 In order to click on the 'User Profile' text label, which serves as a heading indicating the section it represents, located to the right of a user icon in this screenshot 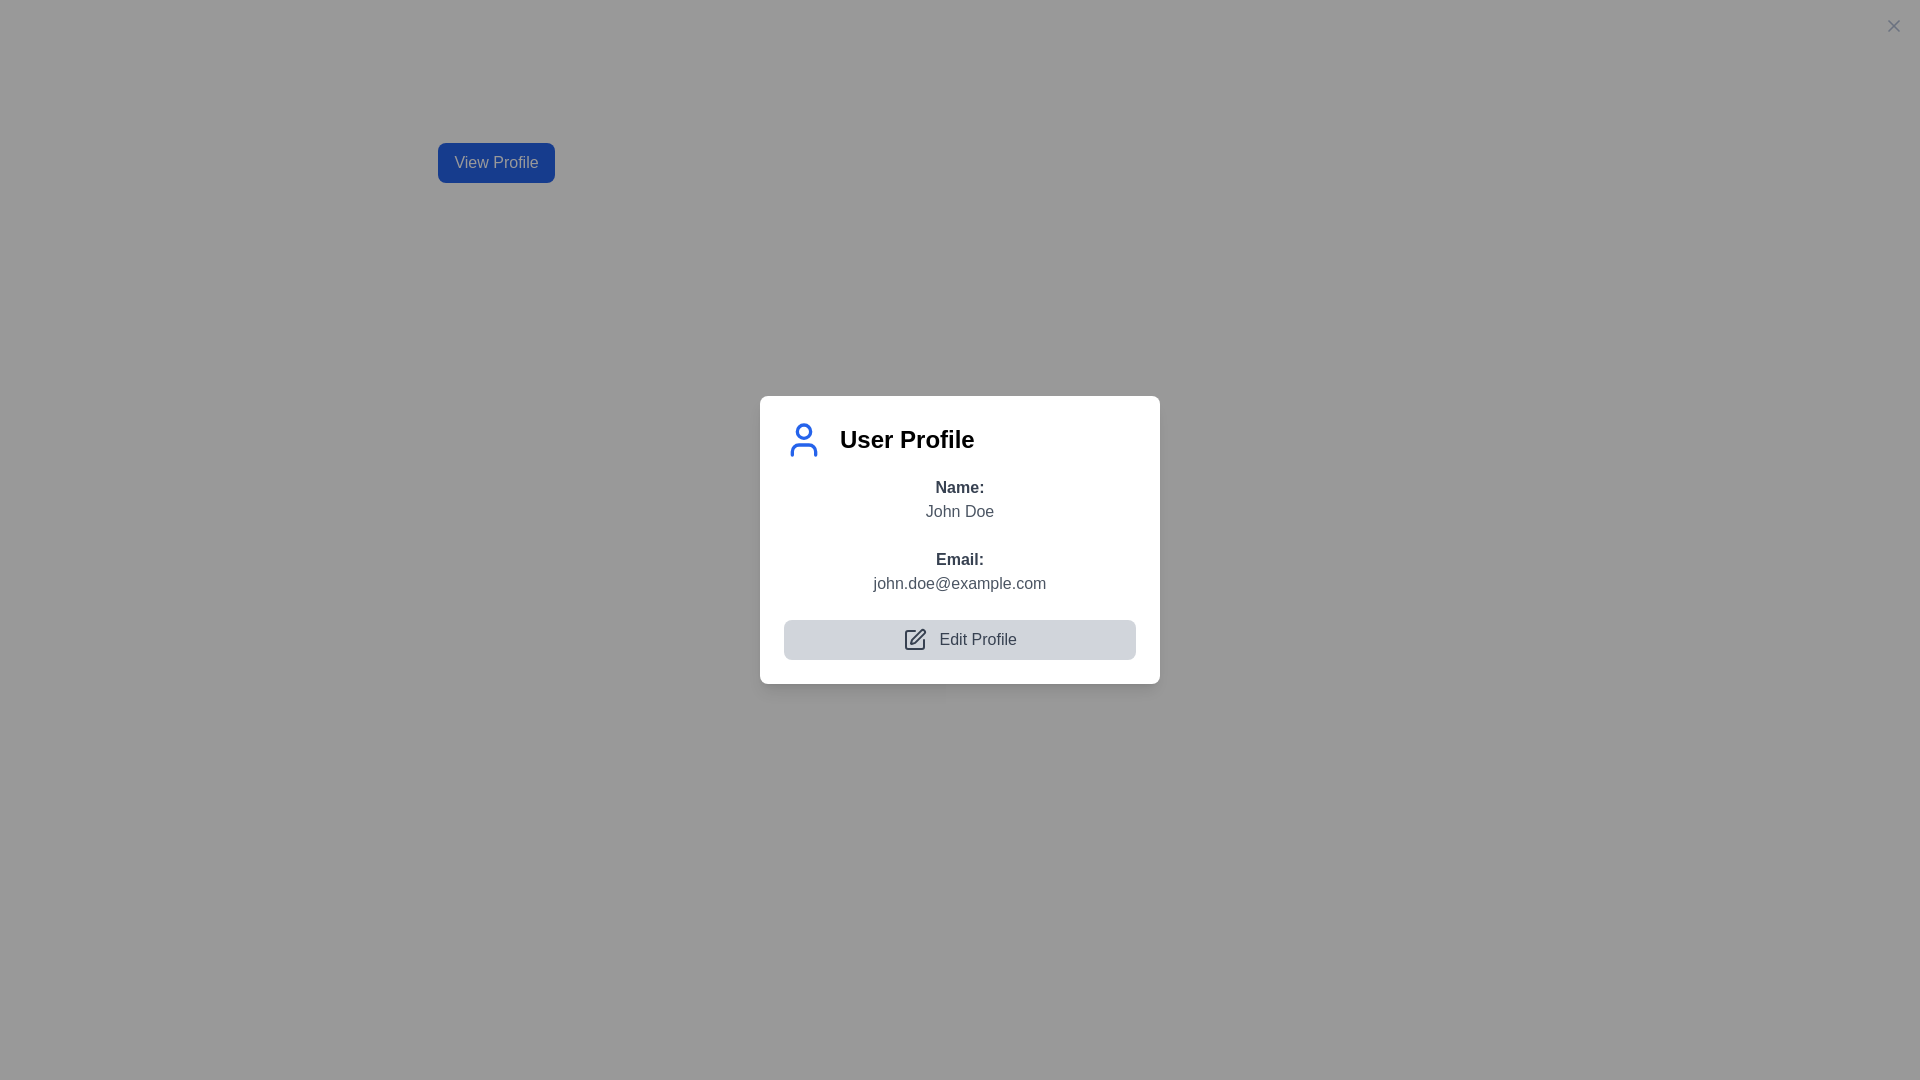, I will do `click(906, 438)`.